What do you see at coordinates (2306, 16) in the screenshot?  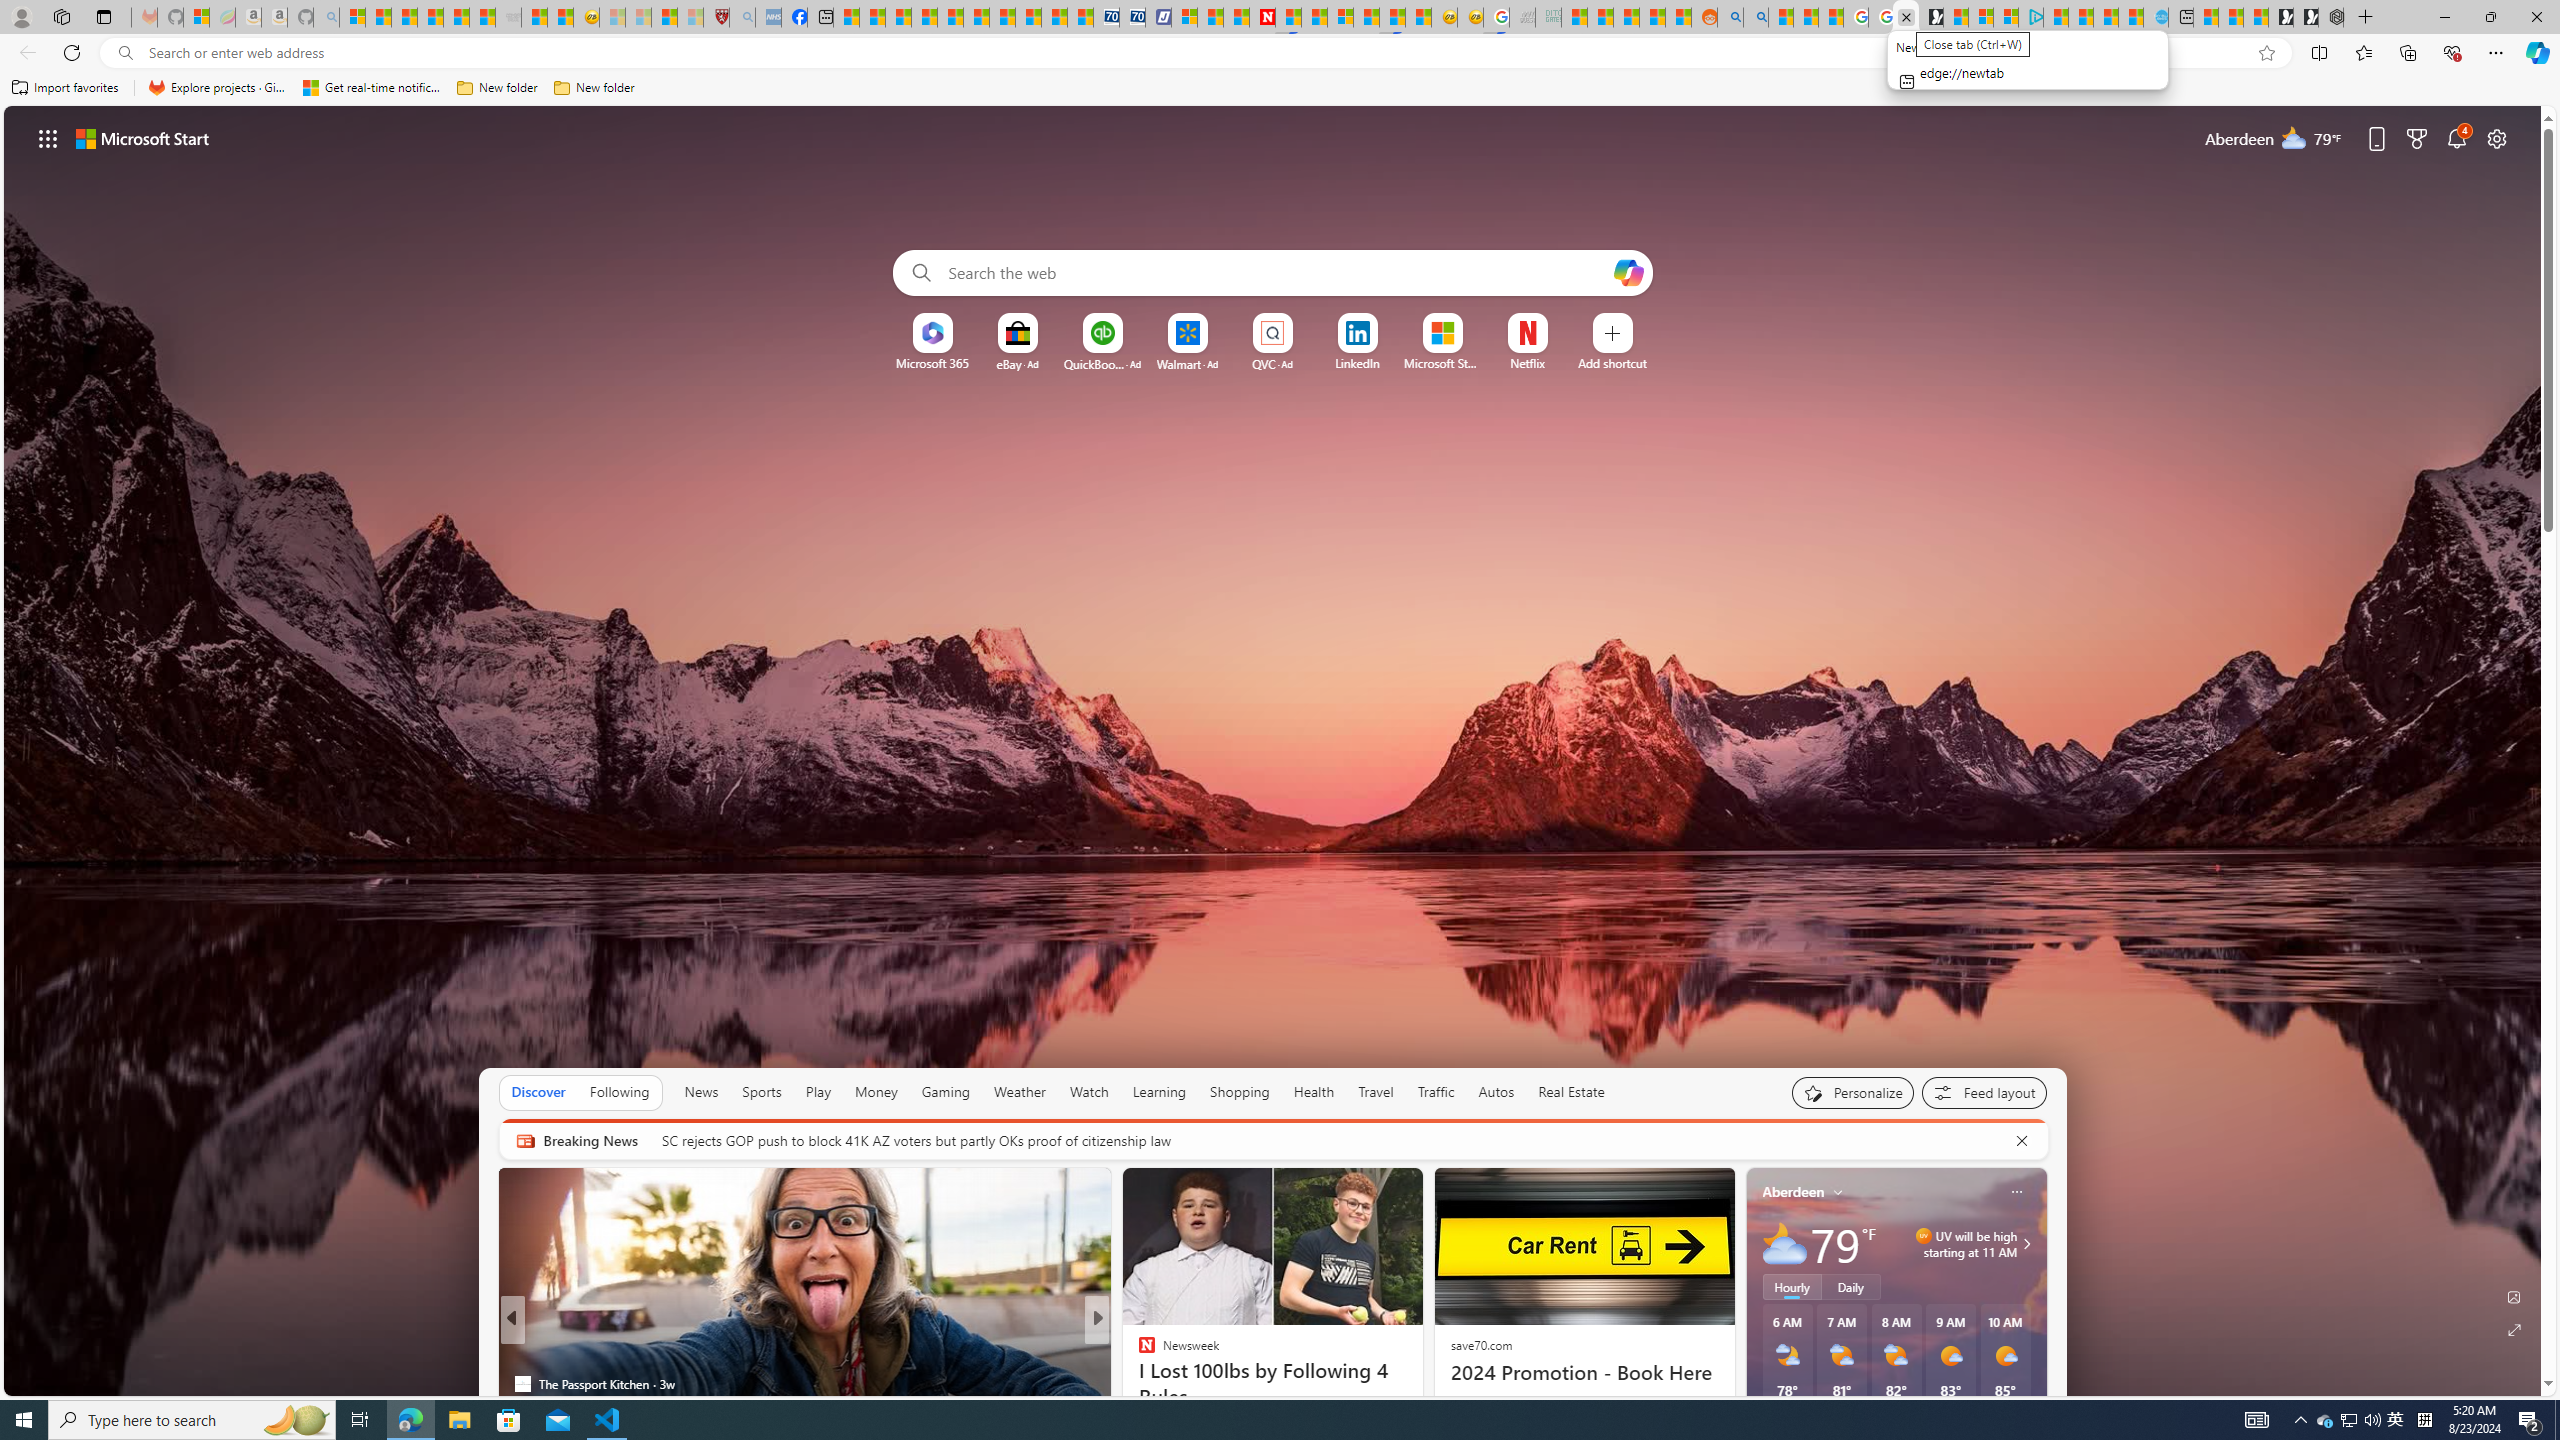 I see `'Play Free Online Games | Games from Microsoft Start'` at bounding box center [2306, 16].